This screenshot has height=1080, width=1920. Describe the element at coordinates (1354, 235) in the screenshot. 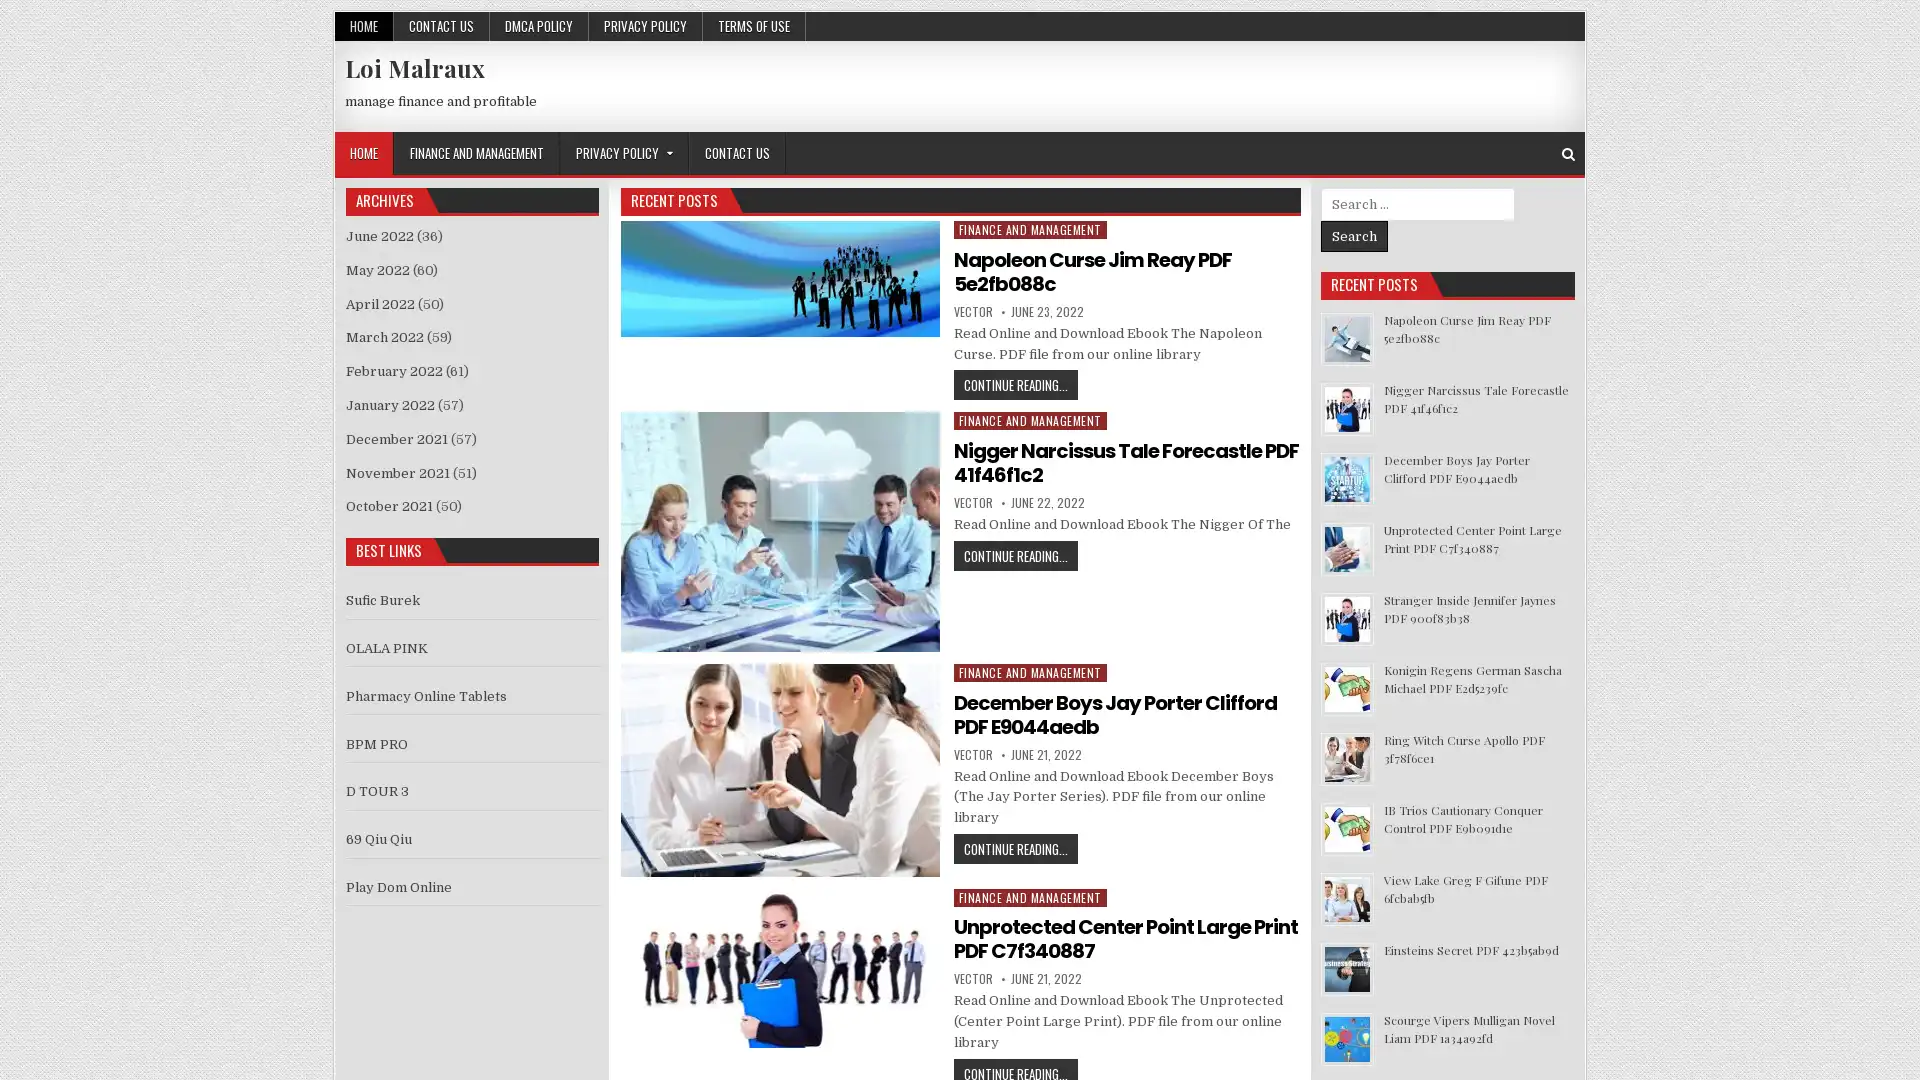

I see `Search` at that location.